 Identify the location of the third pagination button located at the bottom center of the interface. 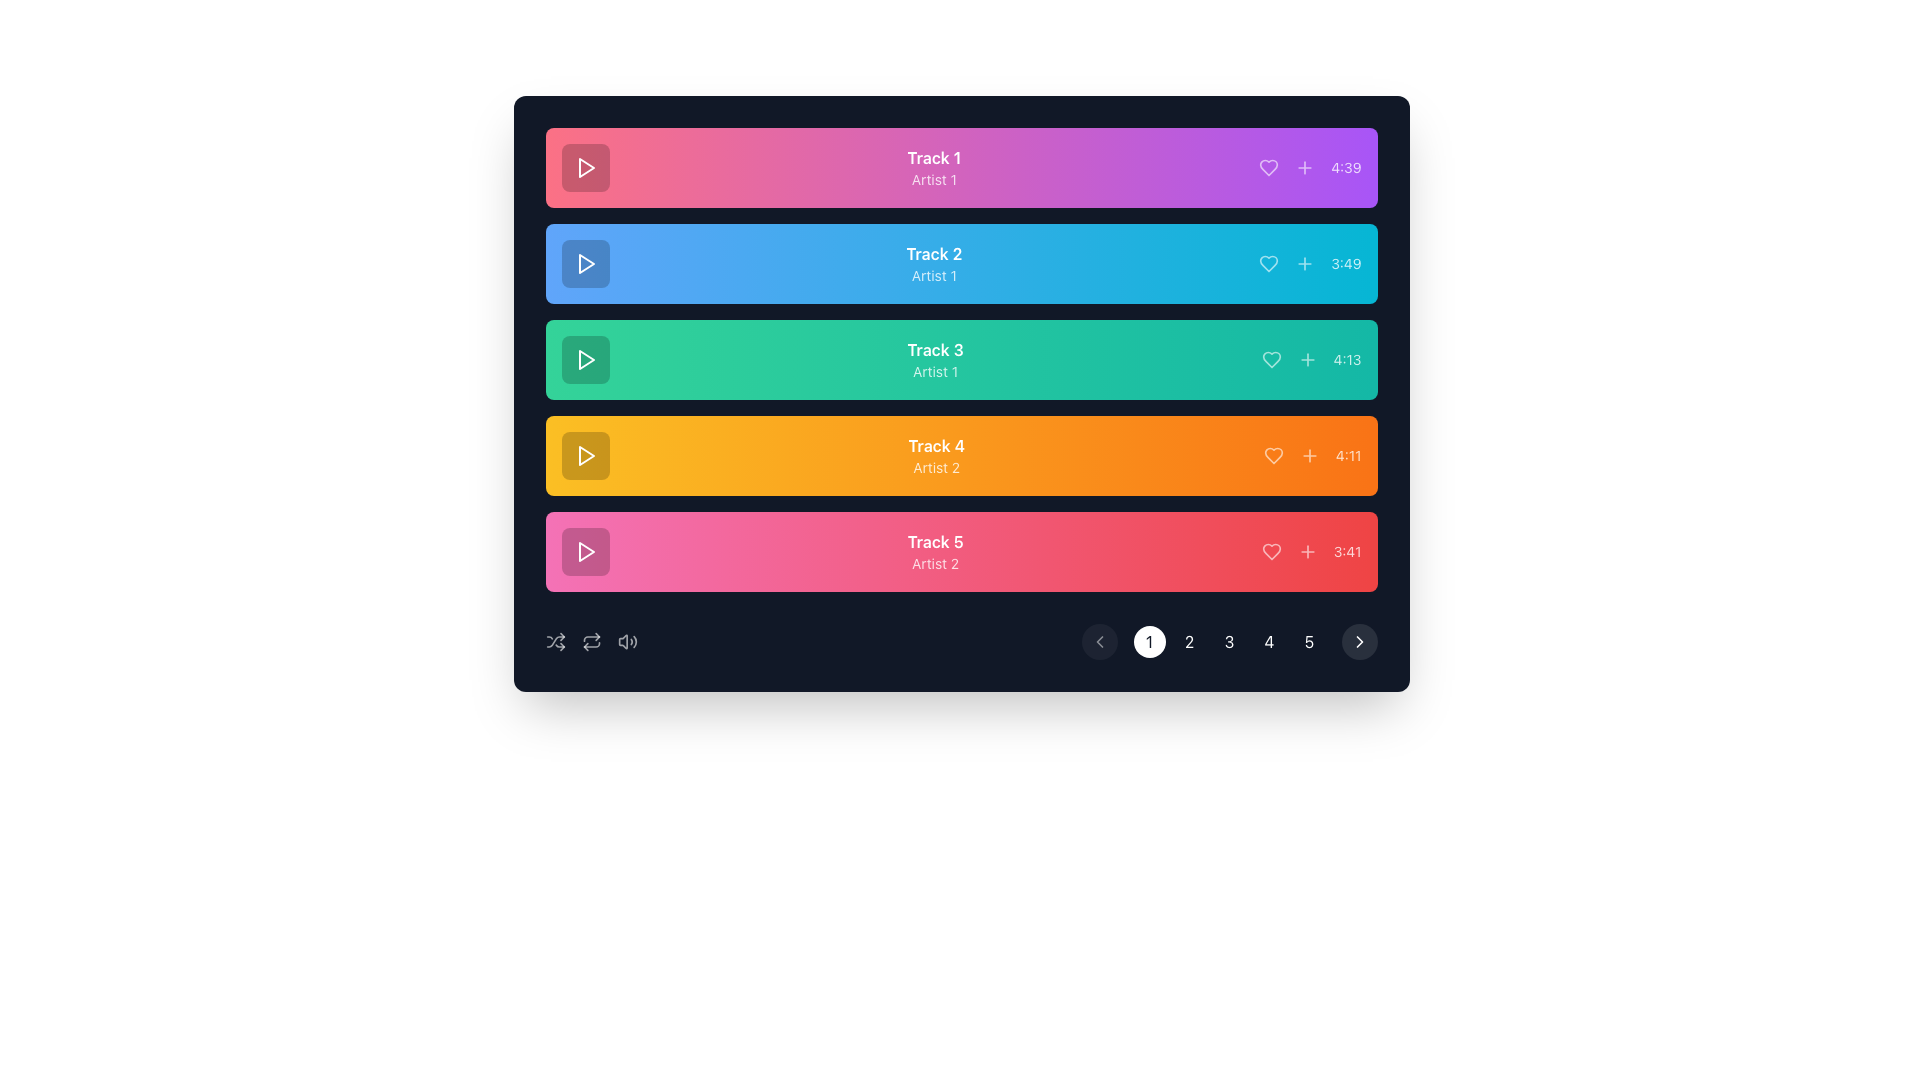
(1228, 641).